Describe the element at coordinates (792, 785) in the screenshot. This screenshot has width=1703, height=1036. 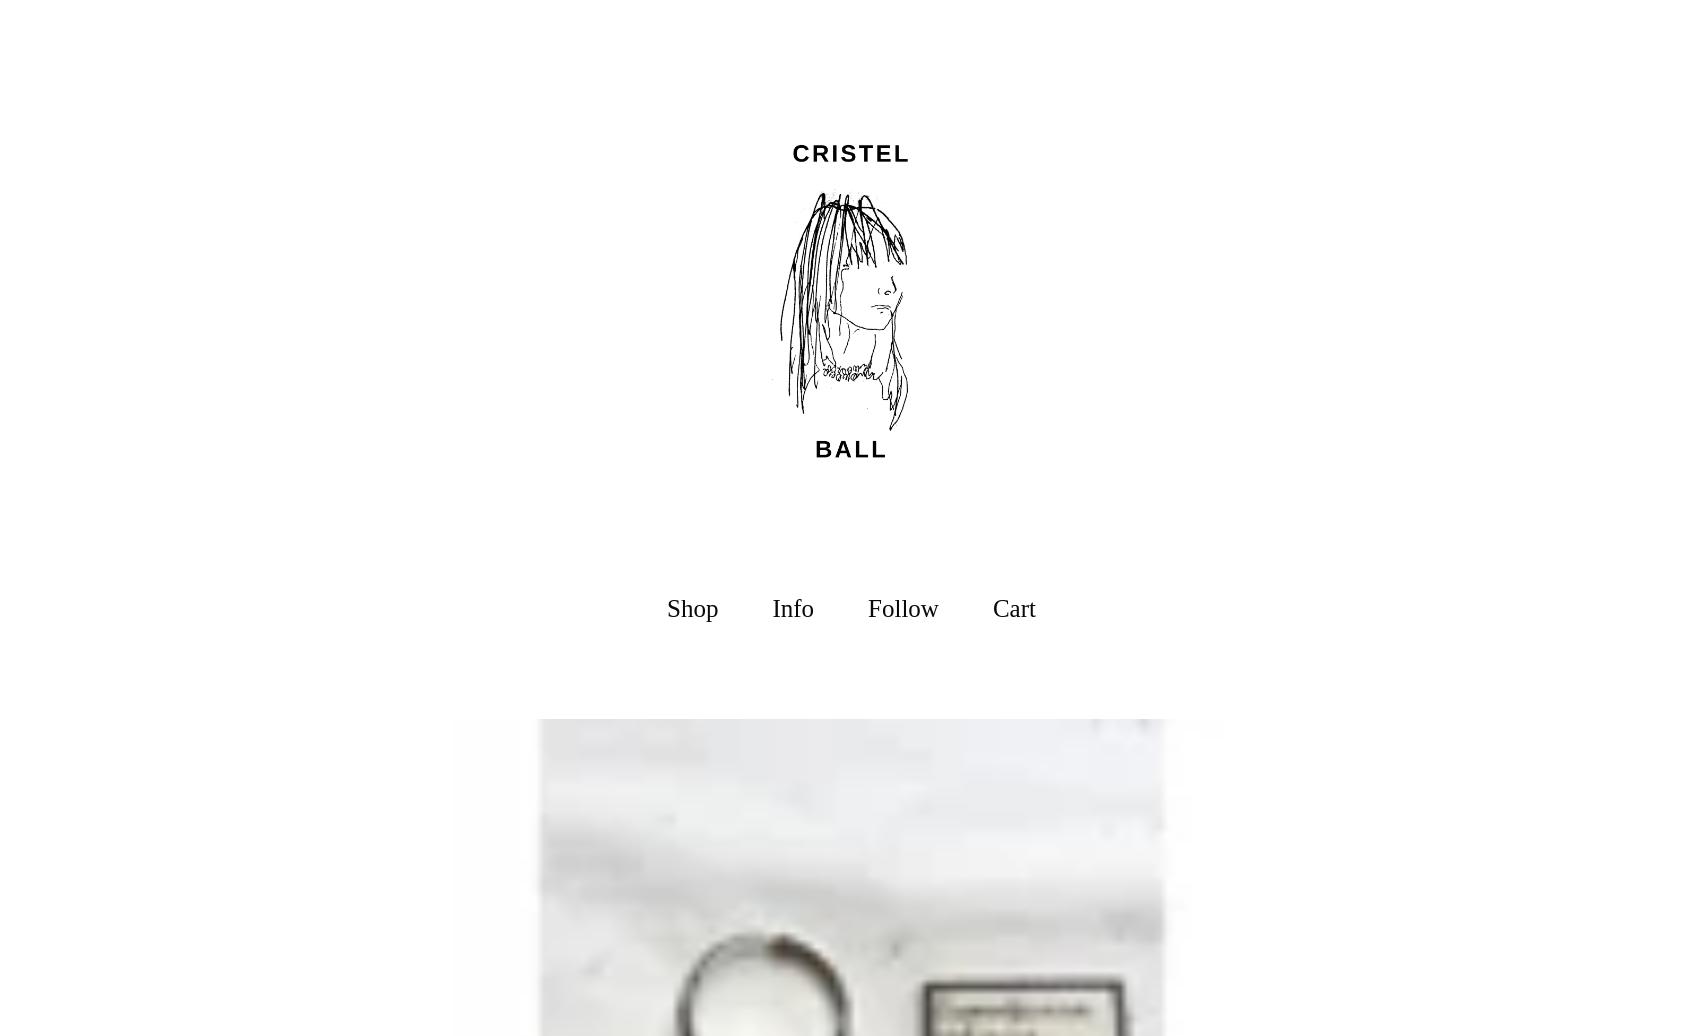
I see `'Stockists & PR'` at that location.